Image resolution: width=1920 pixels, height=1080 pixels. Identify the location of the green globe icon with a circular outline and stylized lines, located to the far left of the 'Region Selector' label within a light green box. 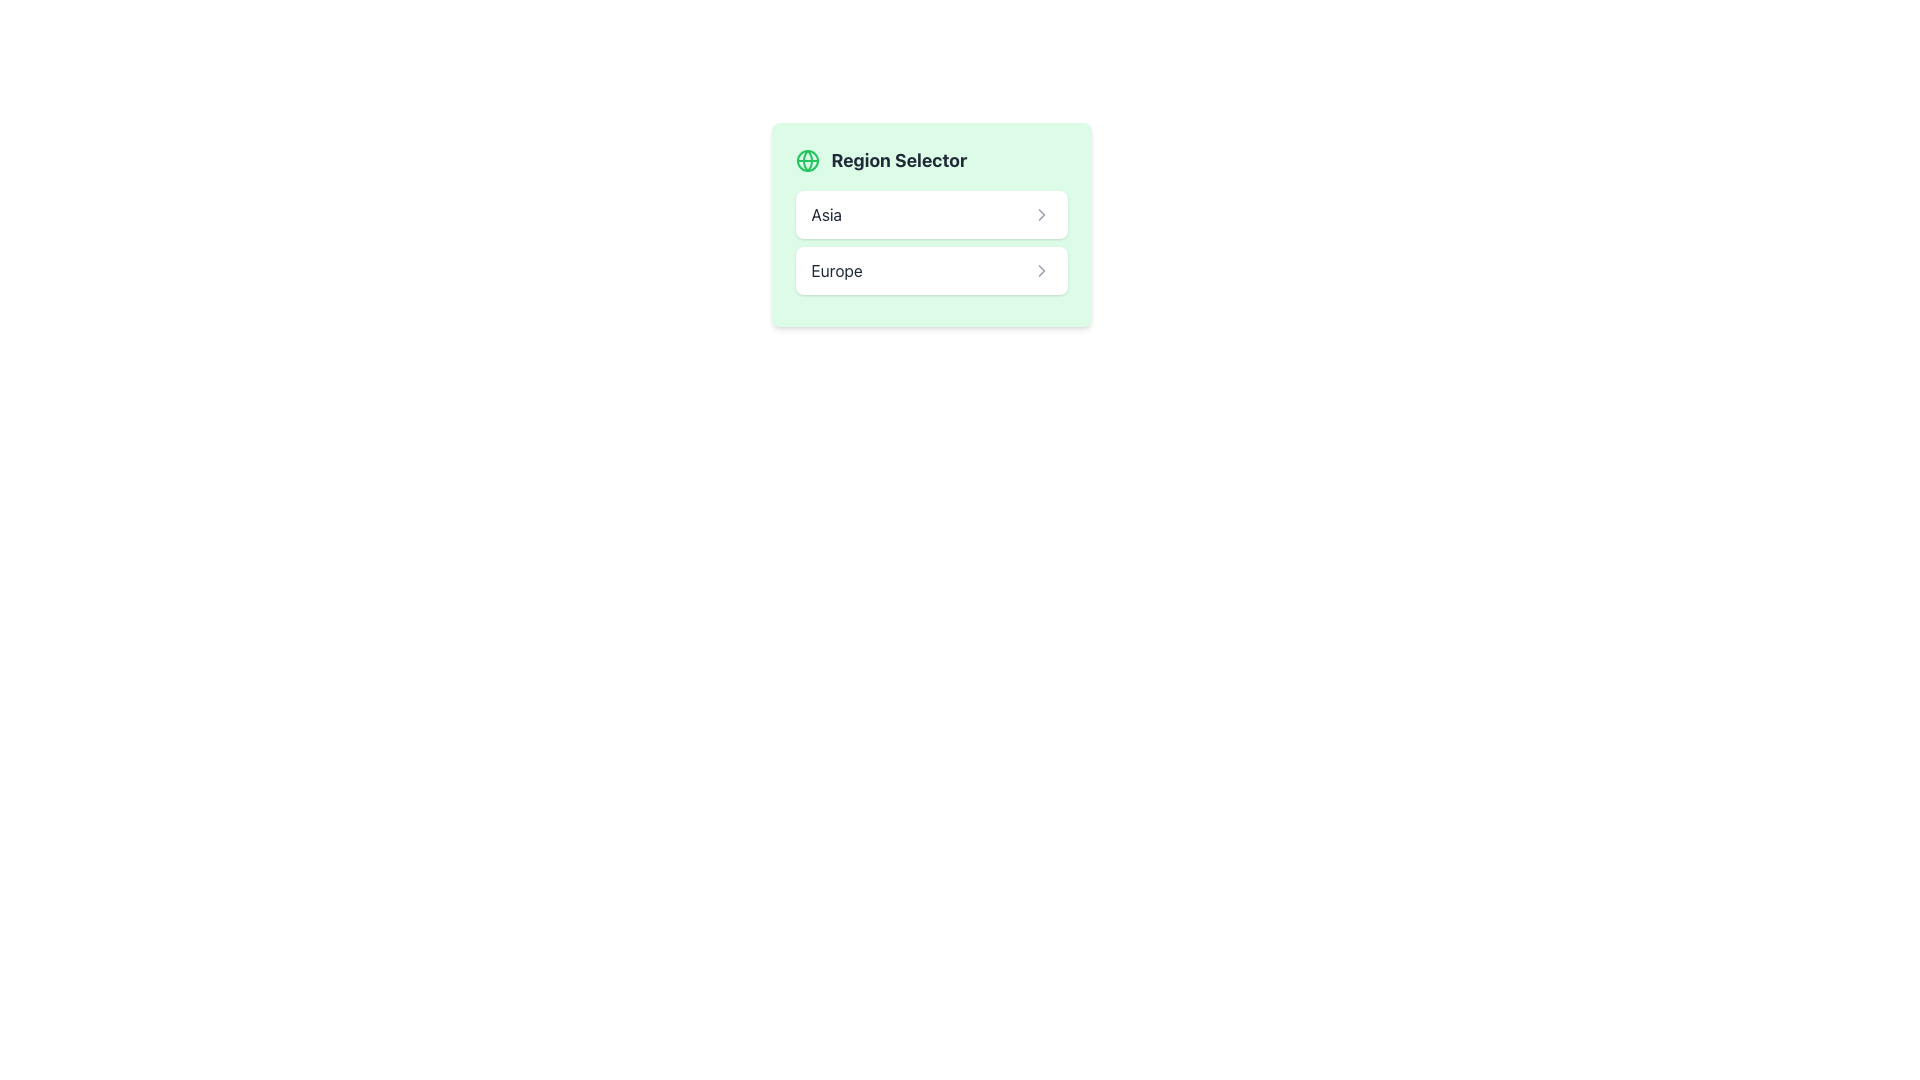
(807, 160).